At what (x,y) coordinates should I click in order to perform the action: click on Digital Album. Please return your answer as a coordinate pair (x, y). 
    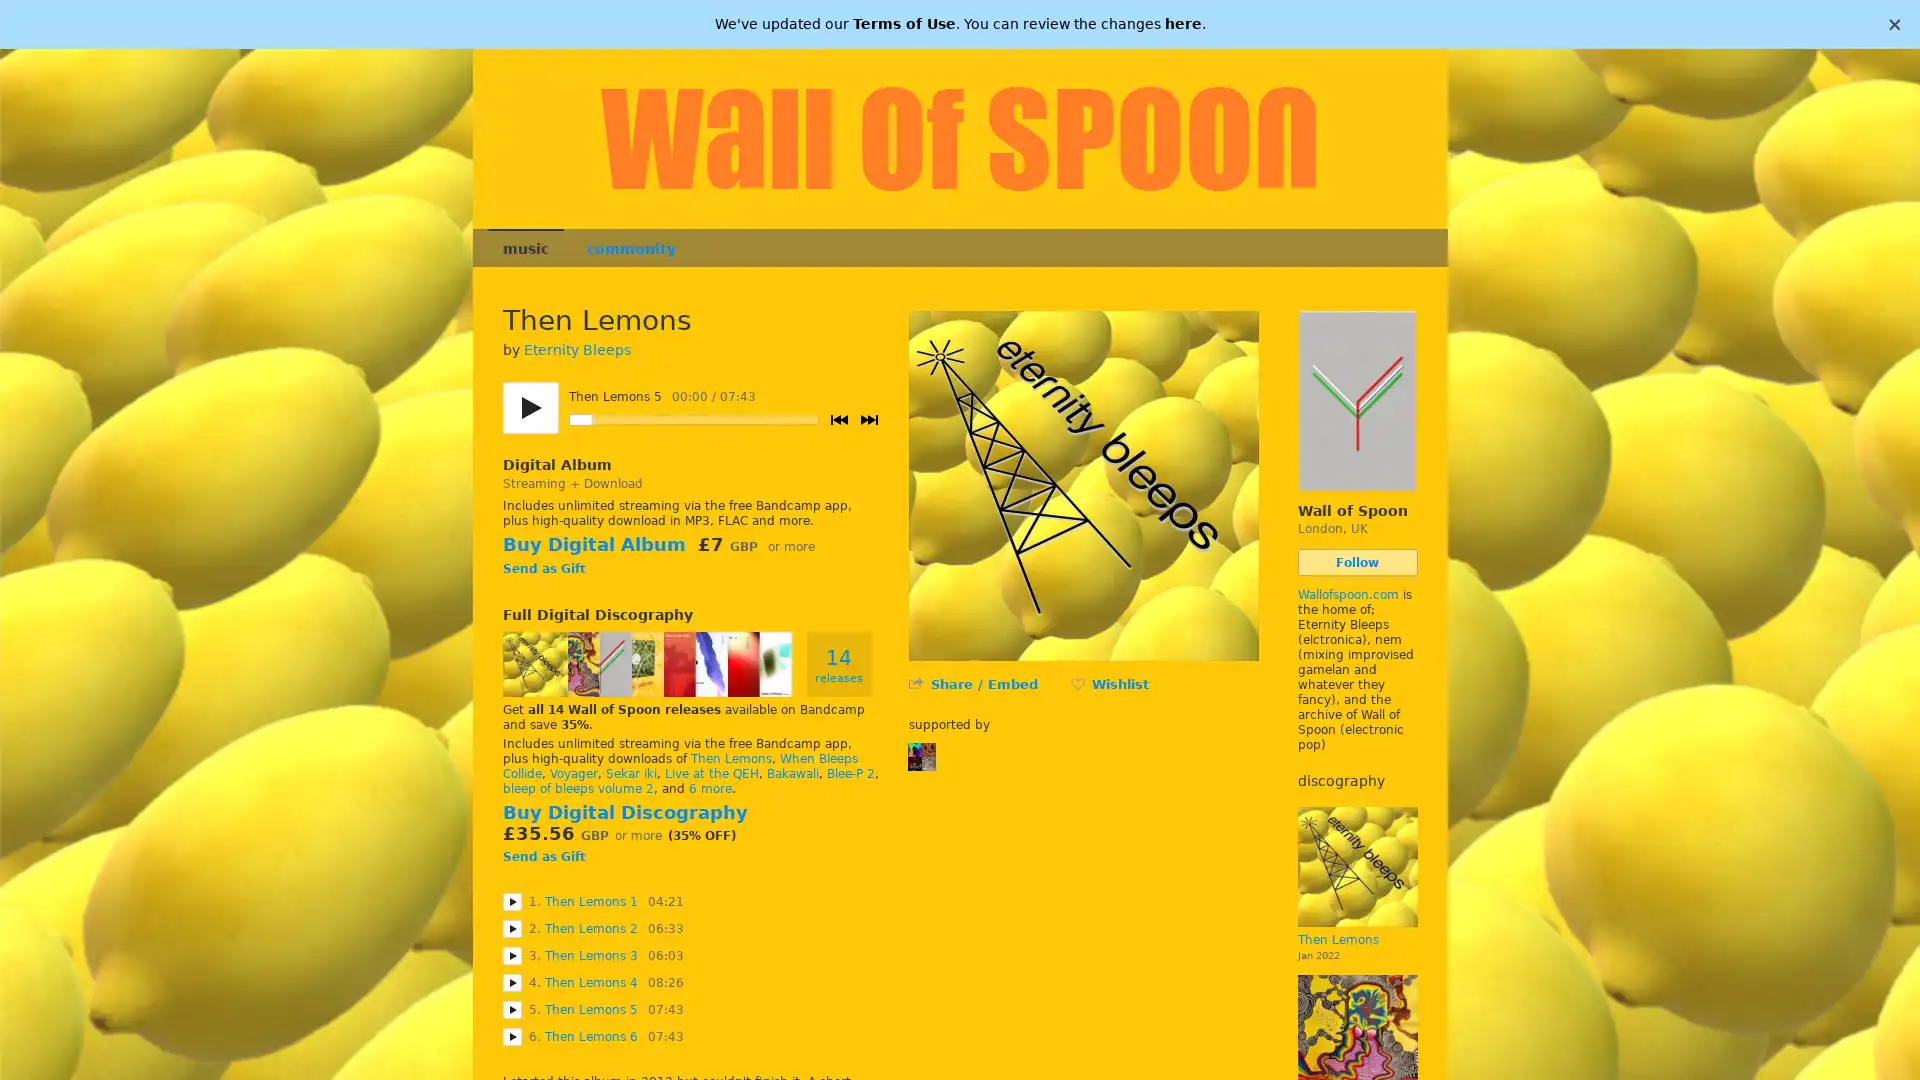
    Looking at the image, I should click on (556, 465).